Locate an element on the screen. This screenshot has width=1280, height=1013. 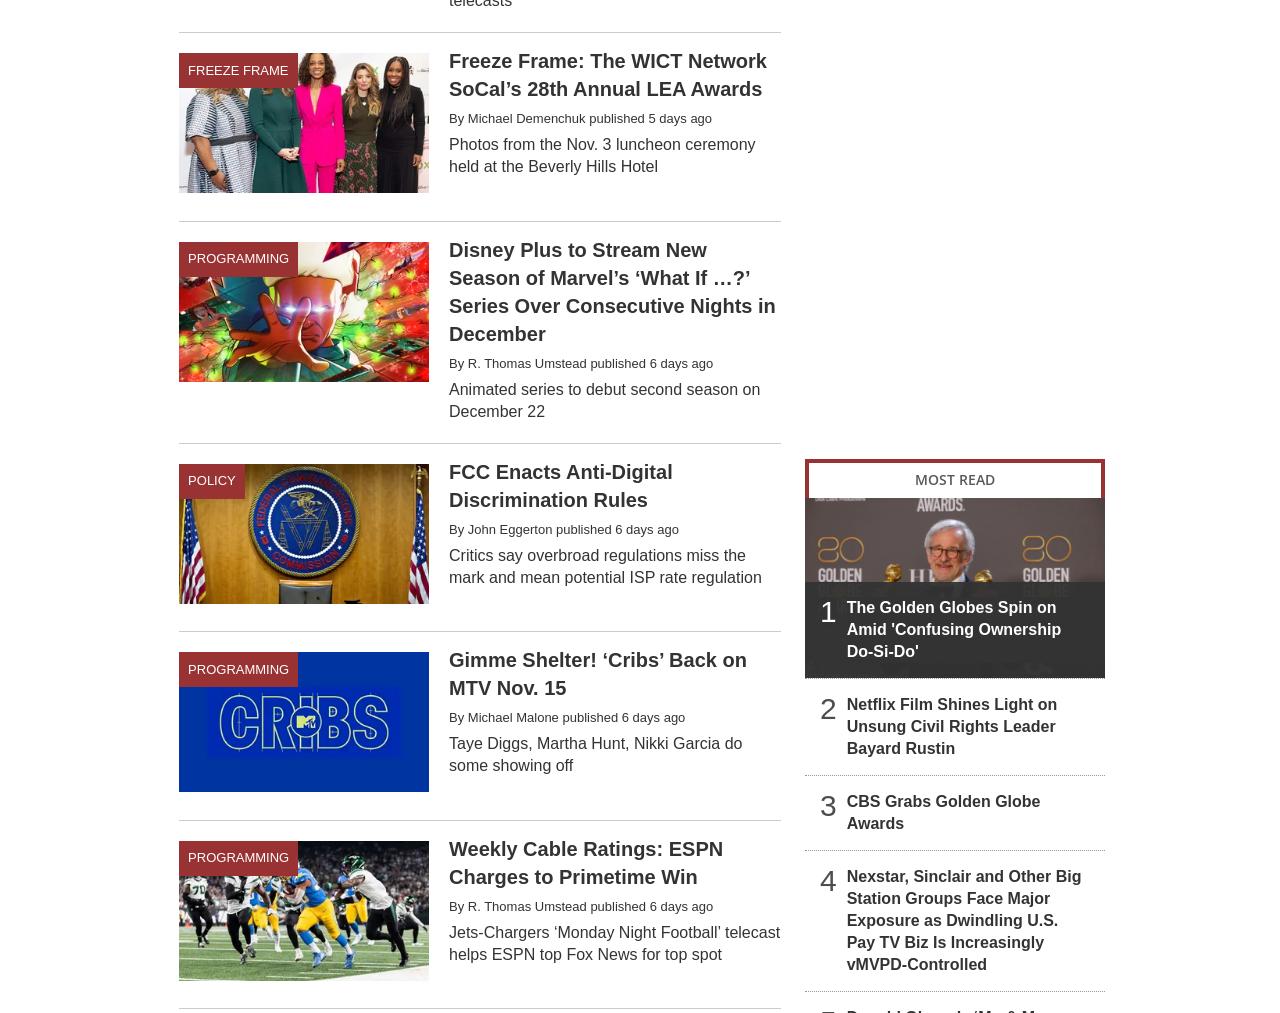
'1' is located at coordinates (819, 609).